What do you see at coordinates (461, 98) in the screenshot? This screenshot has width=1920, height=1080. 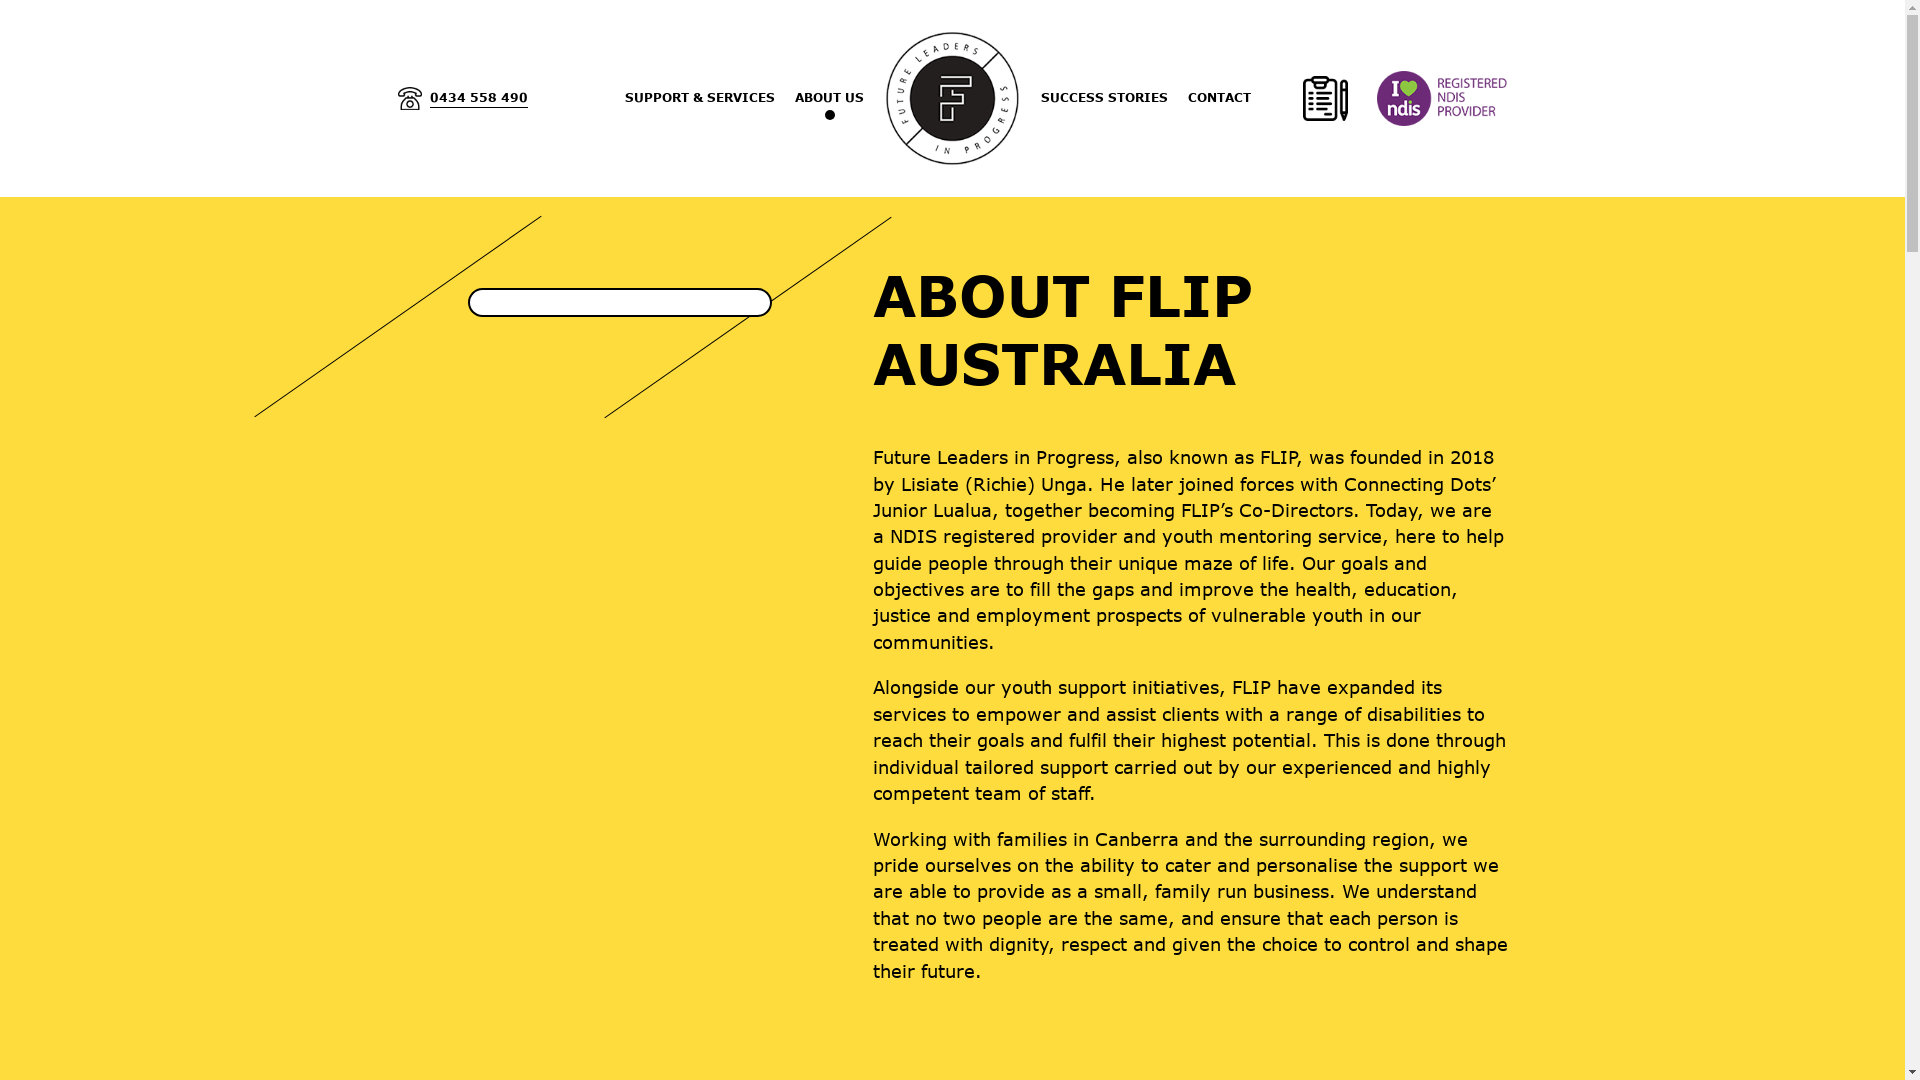 I see `'0434 558 490'` at bounding box center [461, 98].